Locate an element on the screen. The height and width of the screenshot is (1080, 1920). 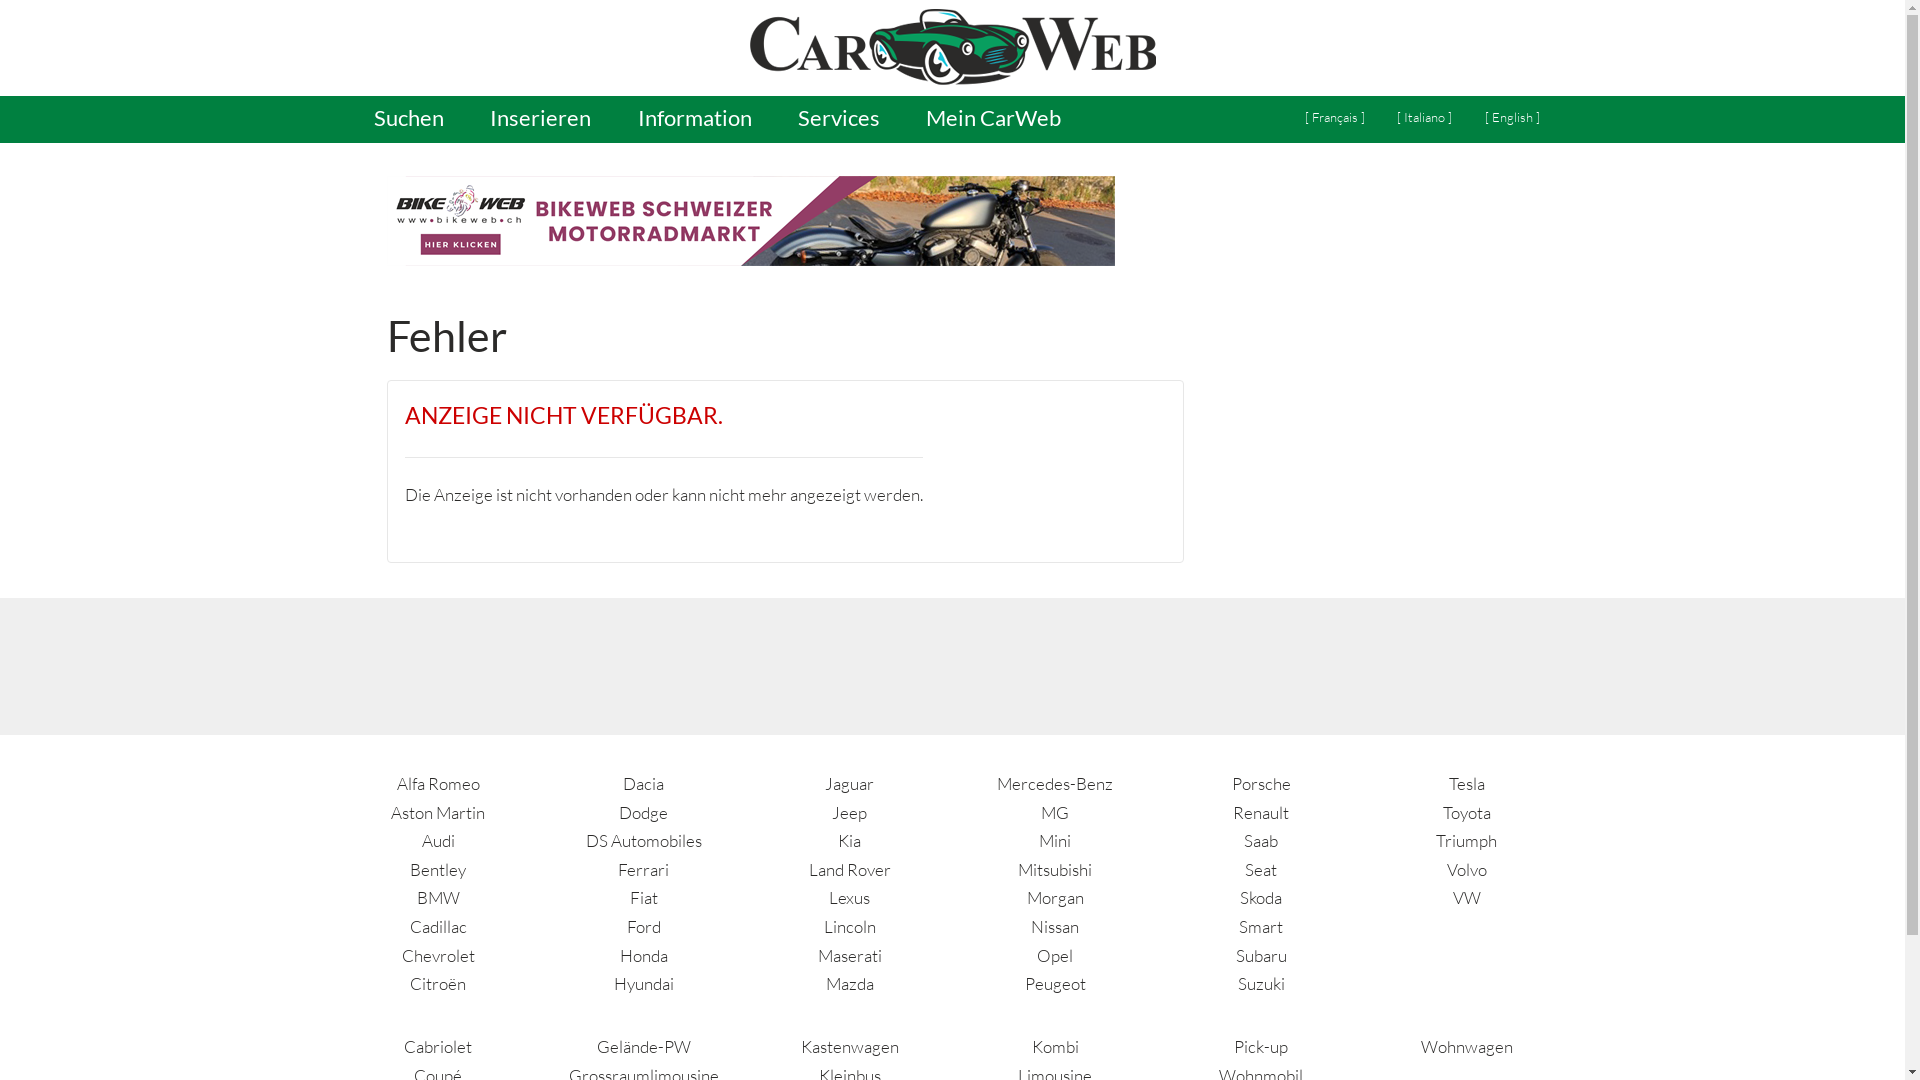
'Ferrari' is located at coordinates (617, 868).